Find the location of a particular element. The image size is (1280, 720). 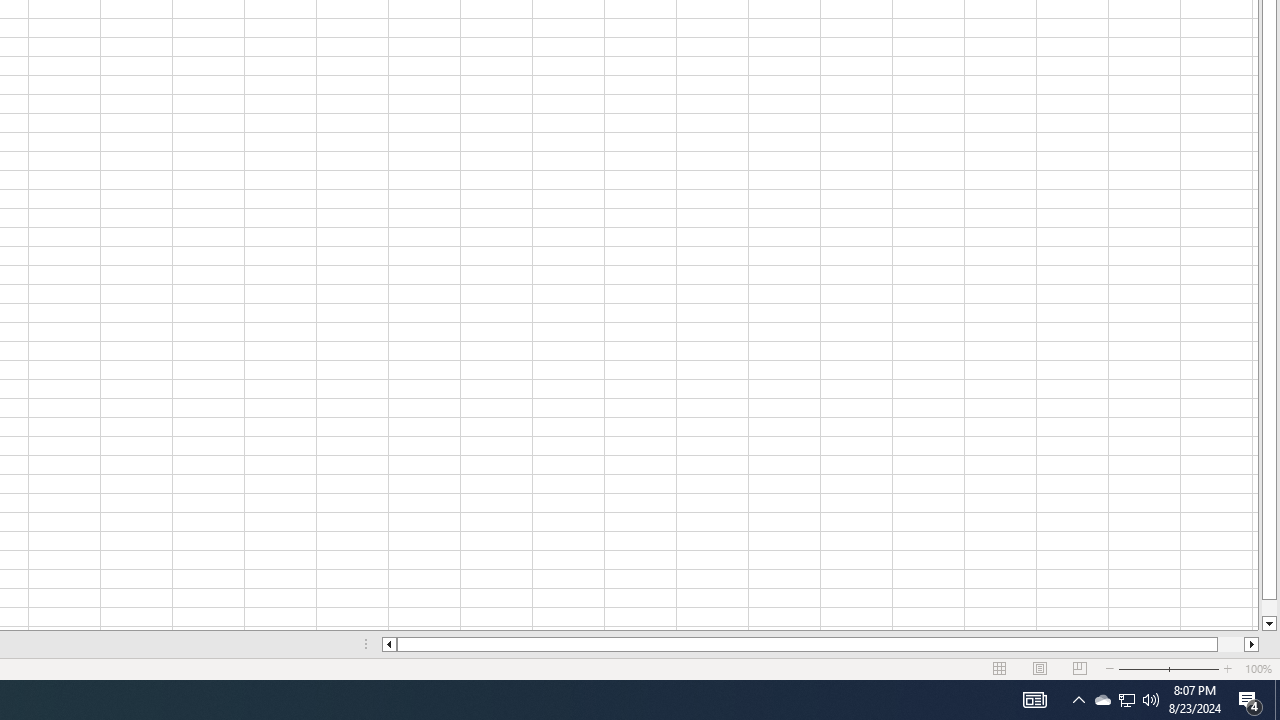

'Zoom' is located at coordinates (1168, 669).